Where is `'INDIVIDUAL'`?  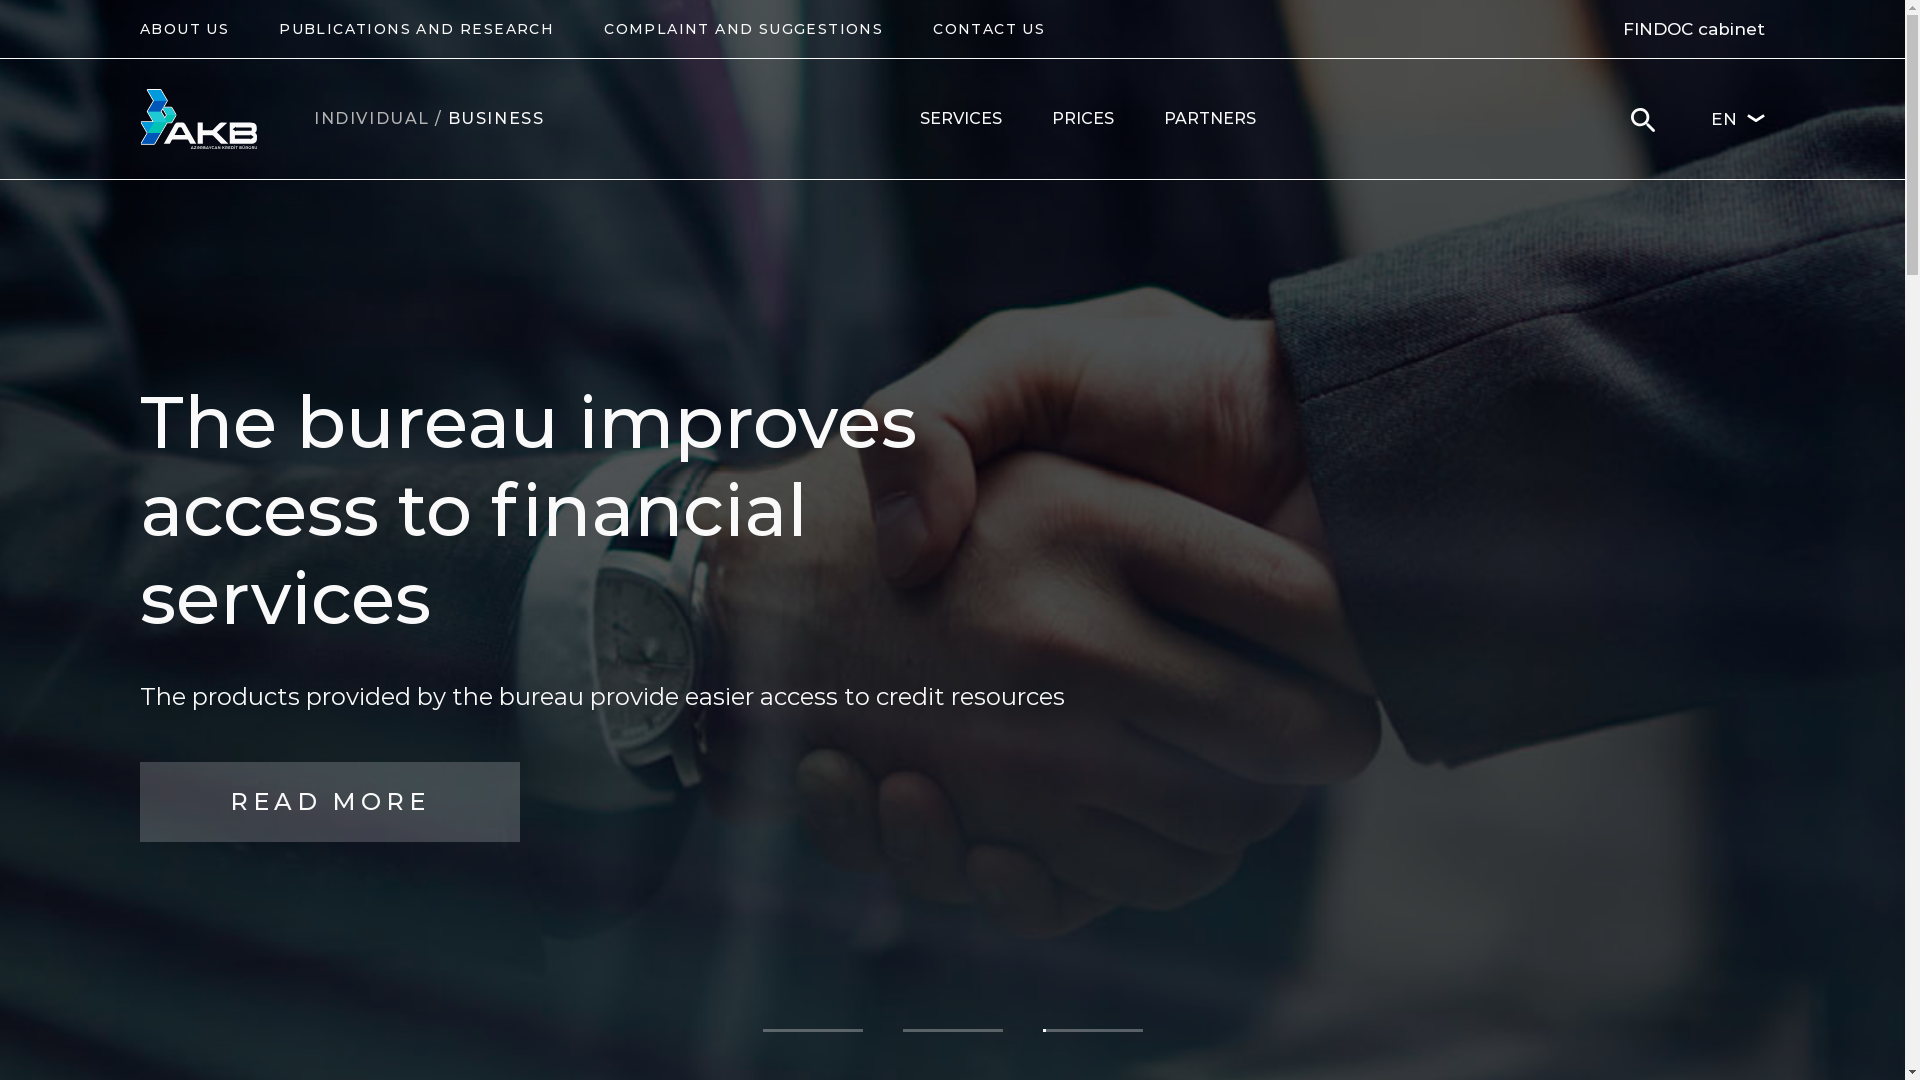
'INDIVIDUAL' is located at coordinates (312, 119).